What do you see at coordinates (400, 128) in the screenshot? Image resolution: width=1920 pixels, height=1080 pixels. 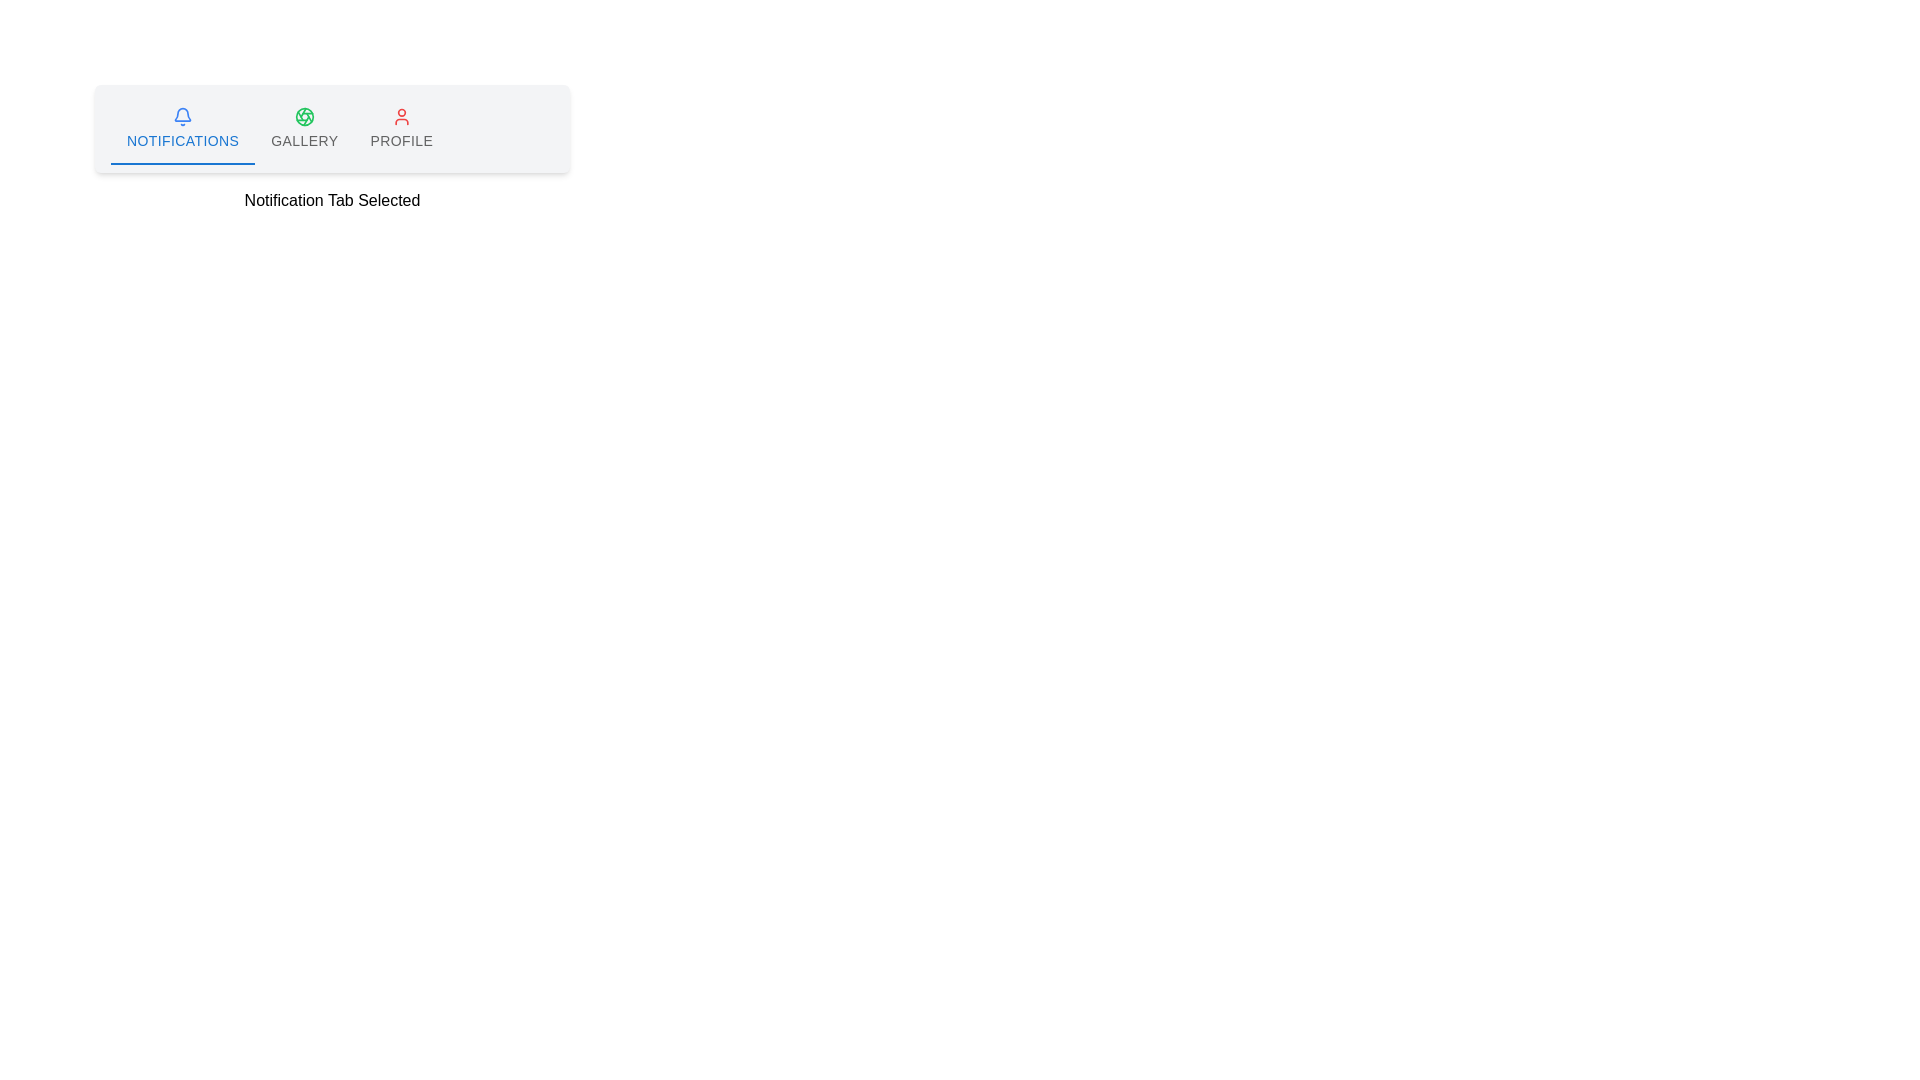 I see `the third tab button in the horizontal tab bar` at bounding box center [400, 128].